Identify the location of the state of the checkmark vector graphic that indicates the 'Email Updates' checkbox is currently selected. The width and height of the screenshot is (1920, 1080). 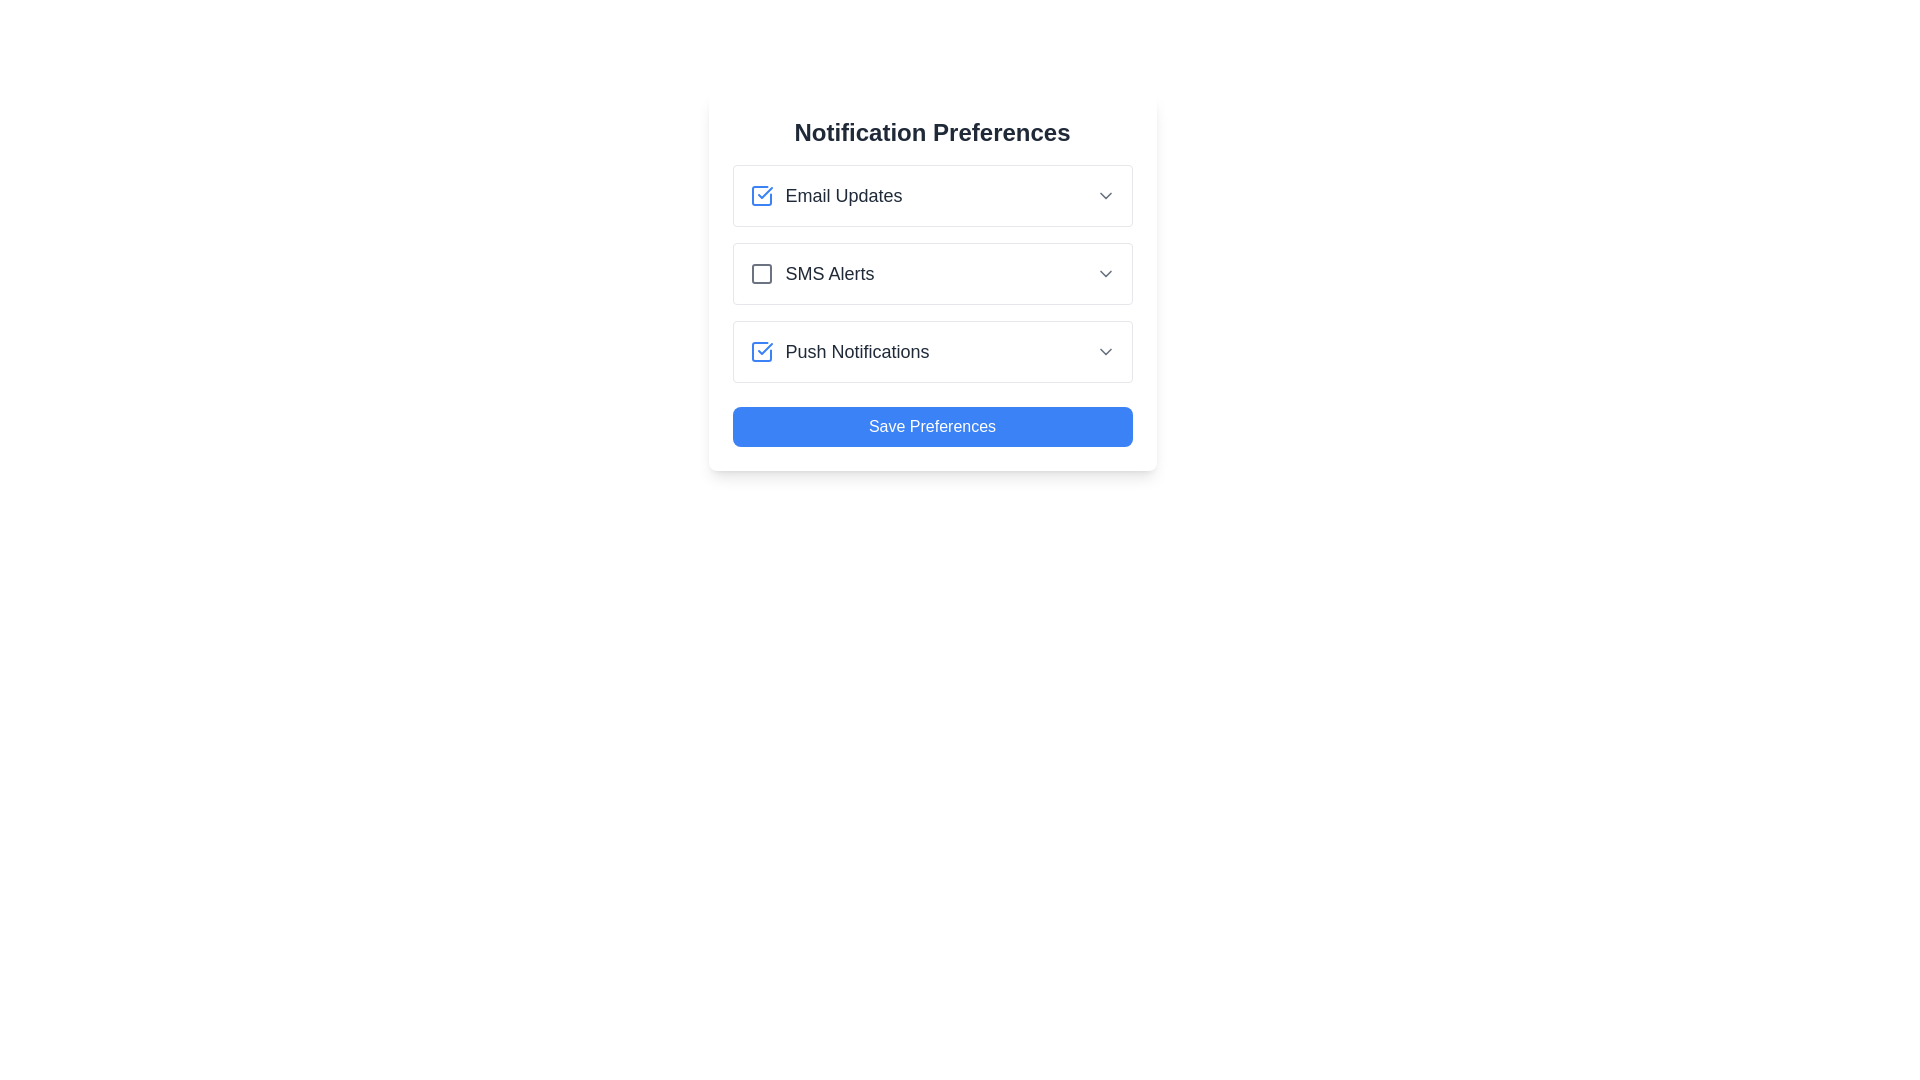
(763, 347).